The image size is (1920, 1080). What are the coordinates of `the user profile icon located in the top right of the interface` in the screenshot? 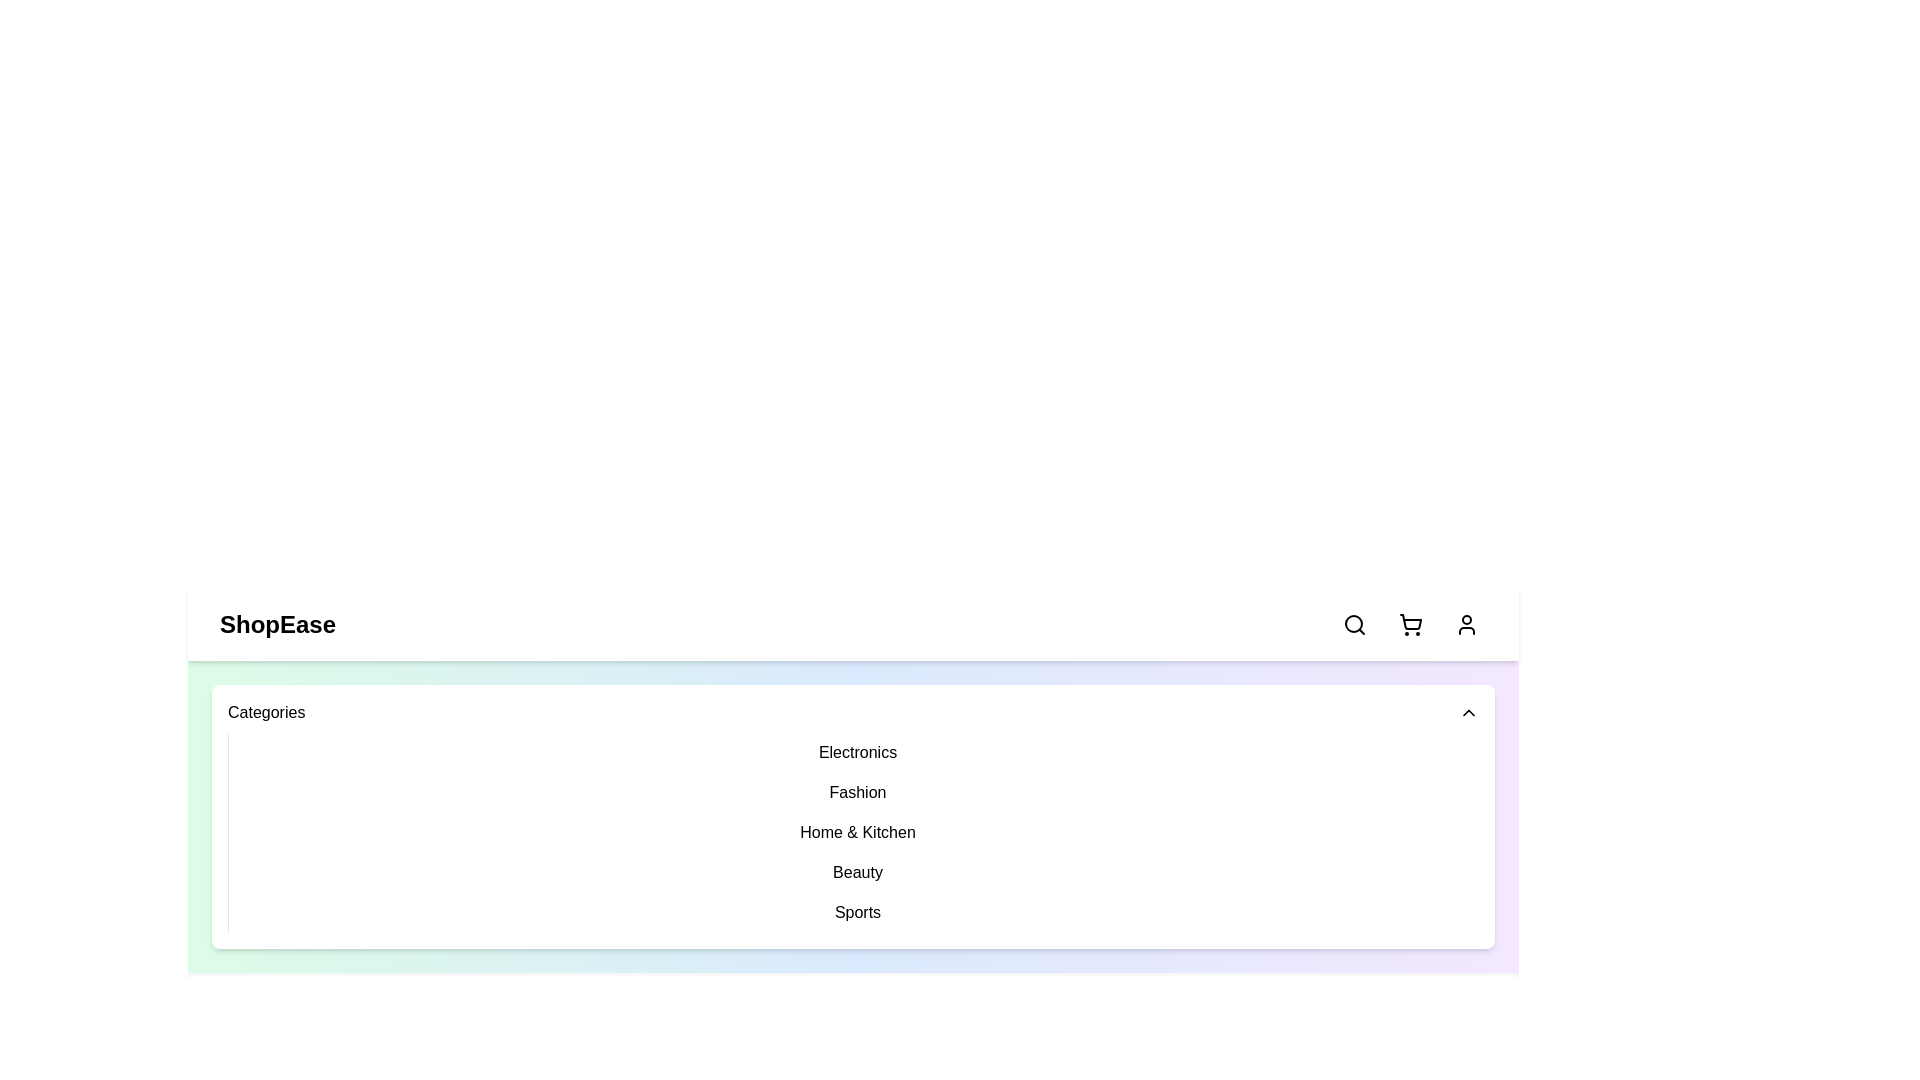 It's located at (1467, 623).